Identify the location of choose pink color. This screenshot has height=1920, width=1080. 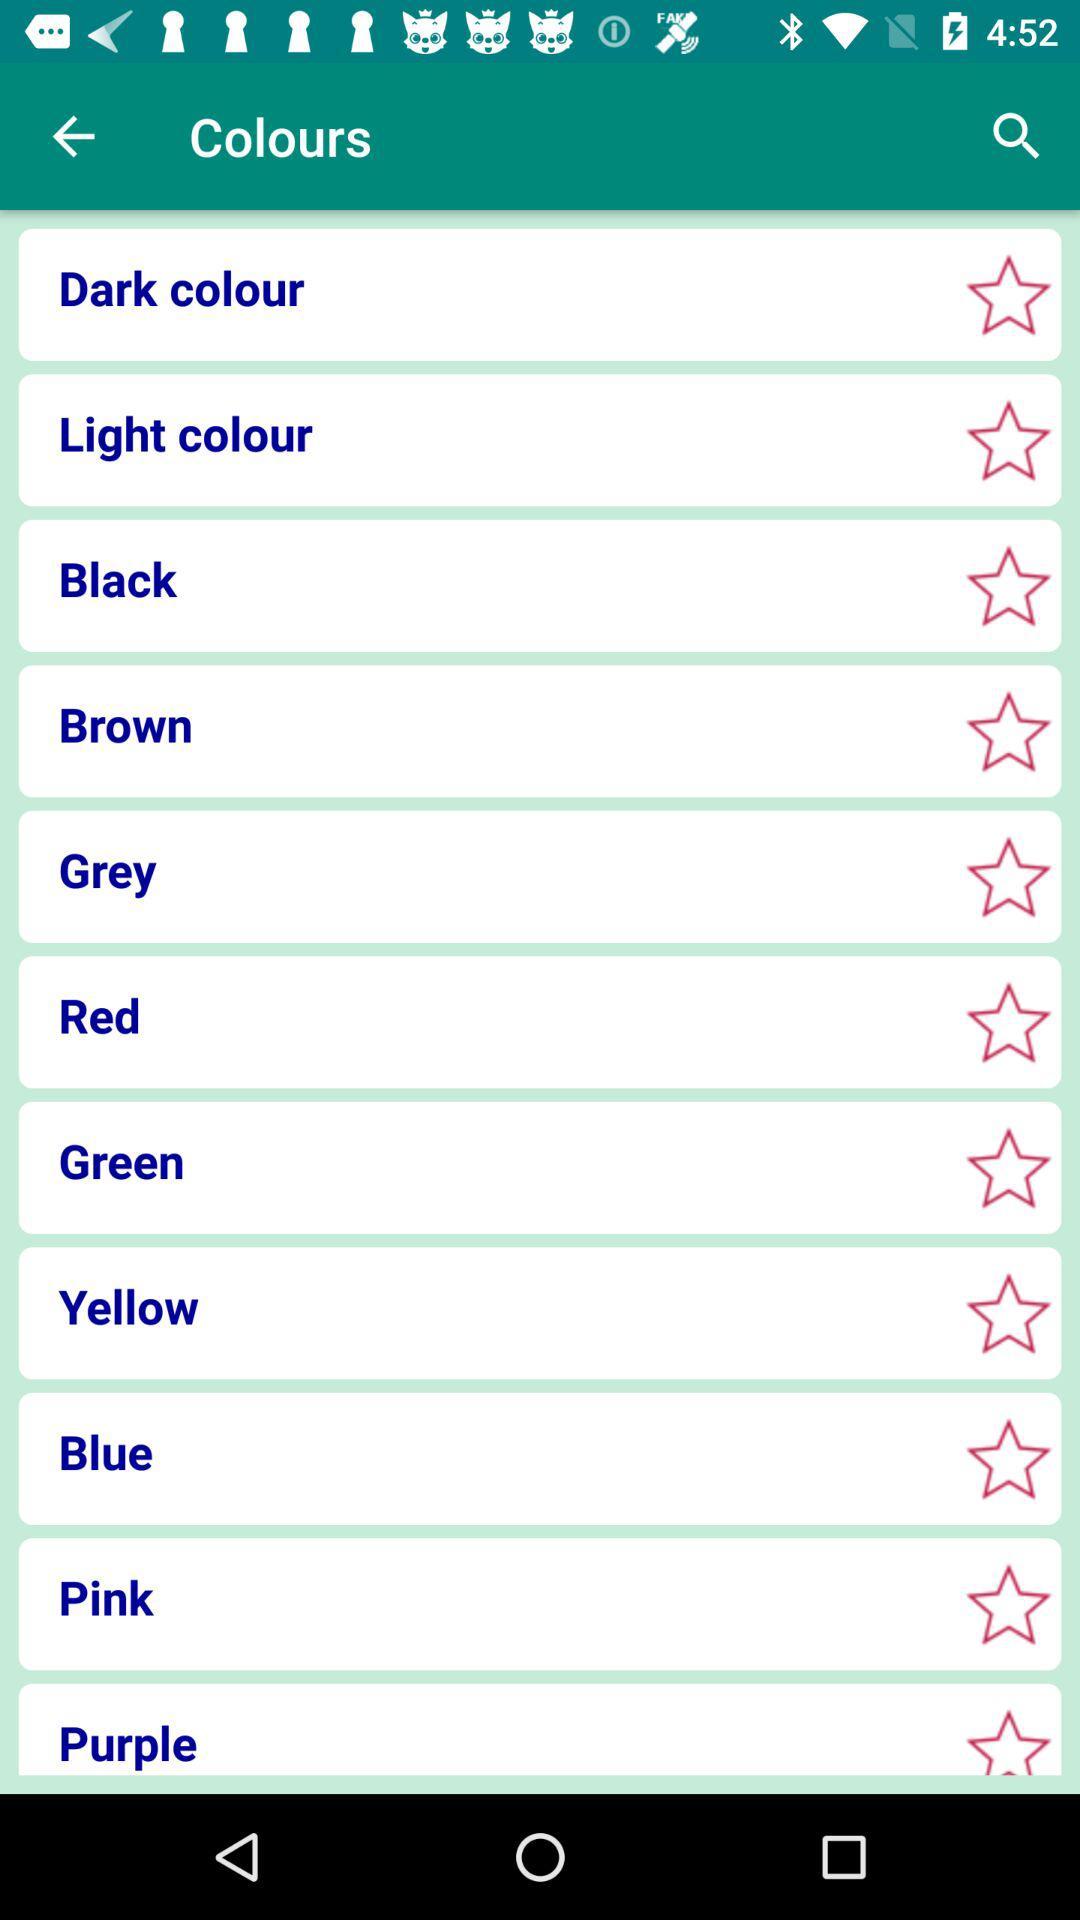
(1008, 1604).